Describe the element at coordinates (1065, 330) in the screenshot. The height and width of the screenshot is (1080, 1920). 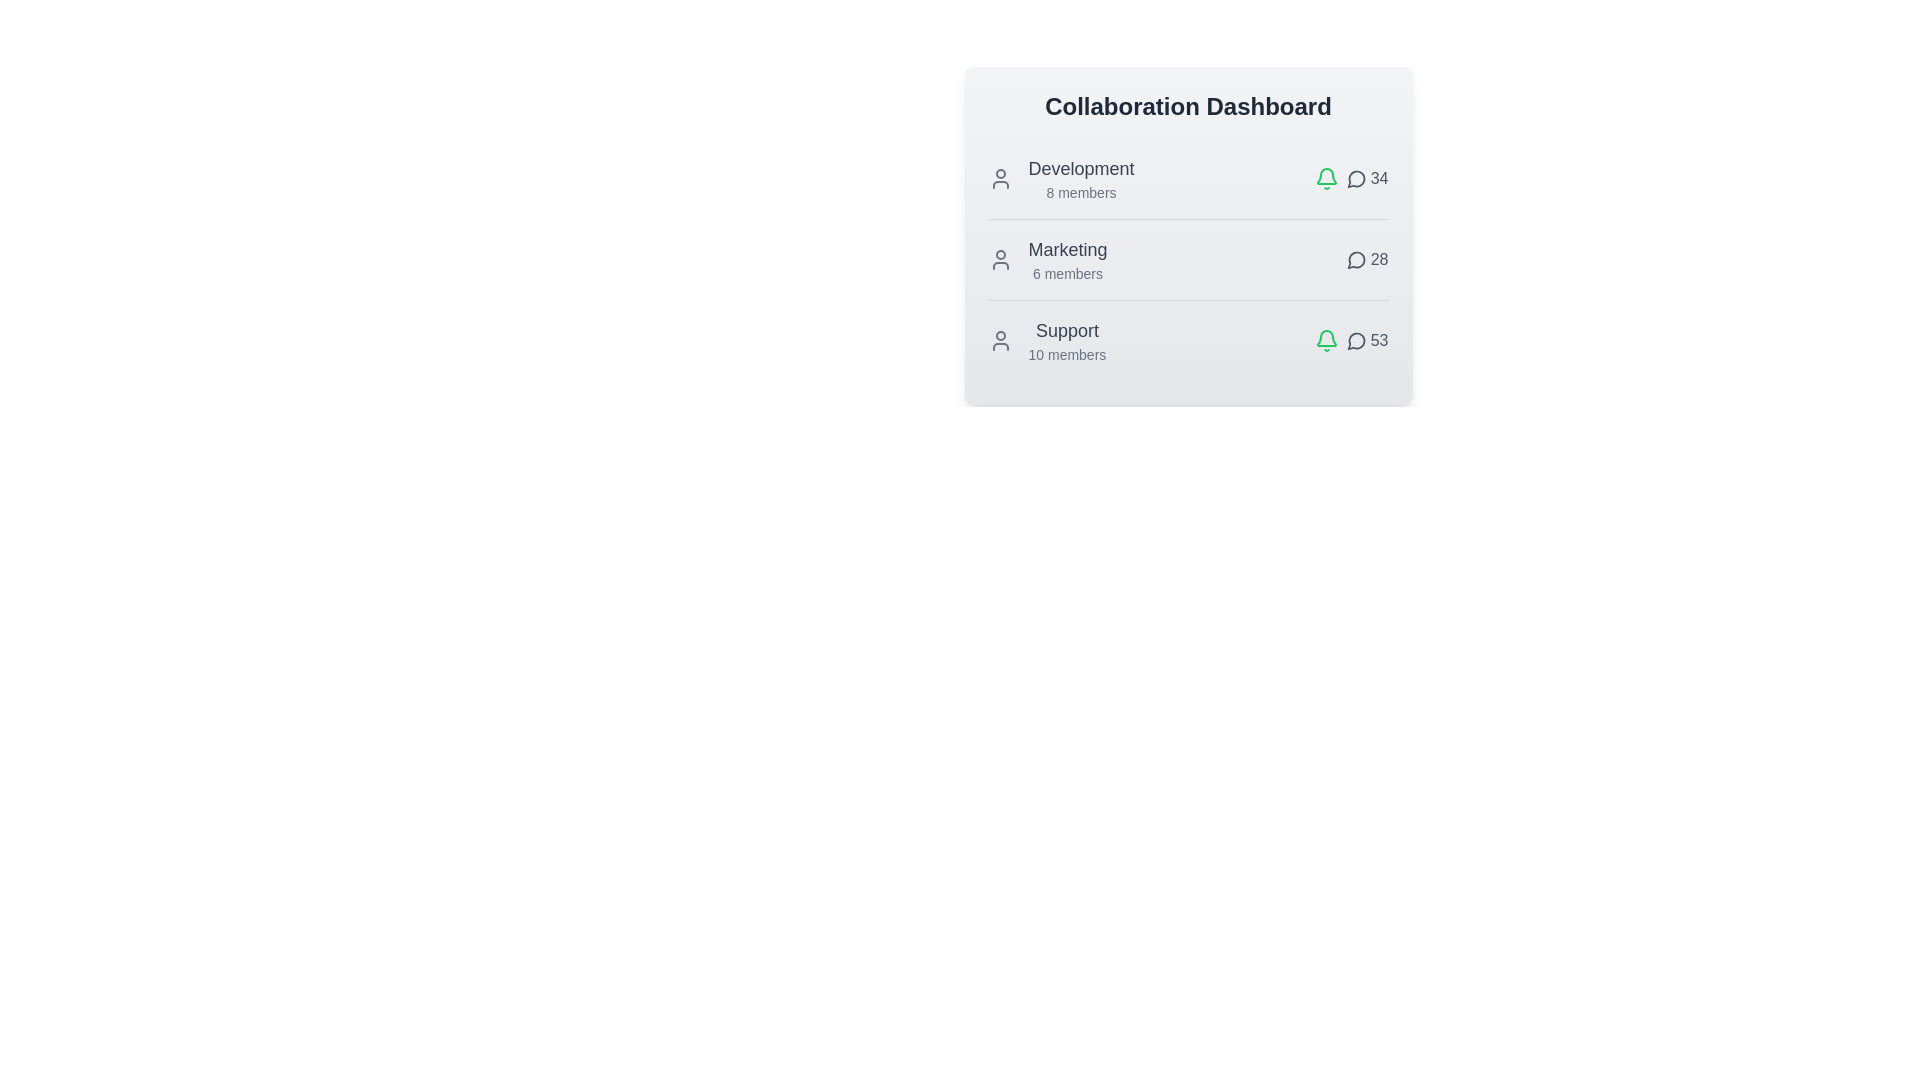
I see `the team name Support` at that location.